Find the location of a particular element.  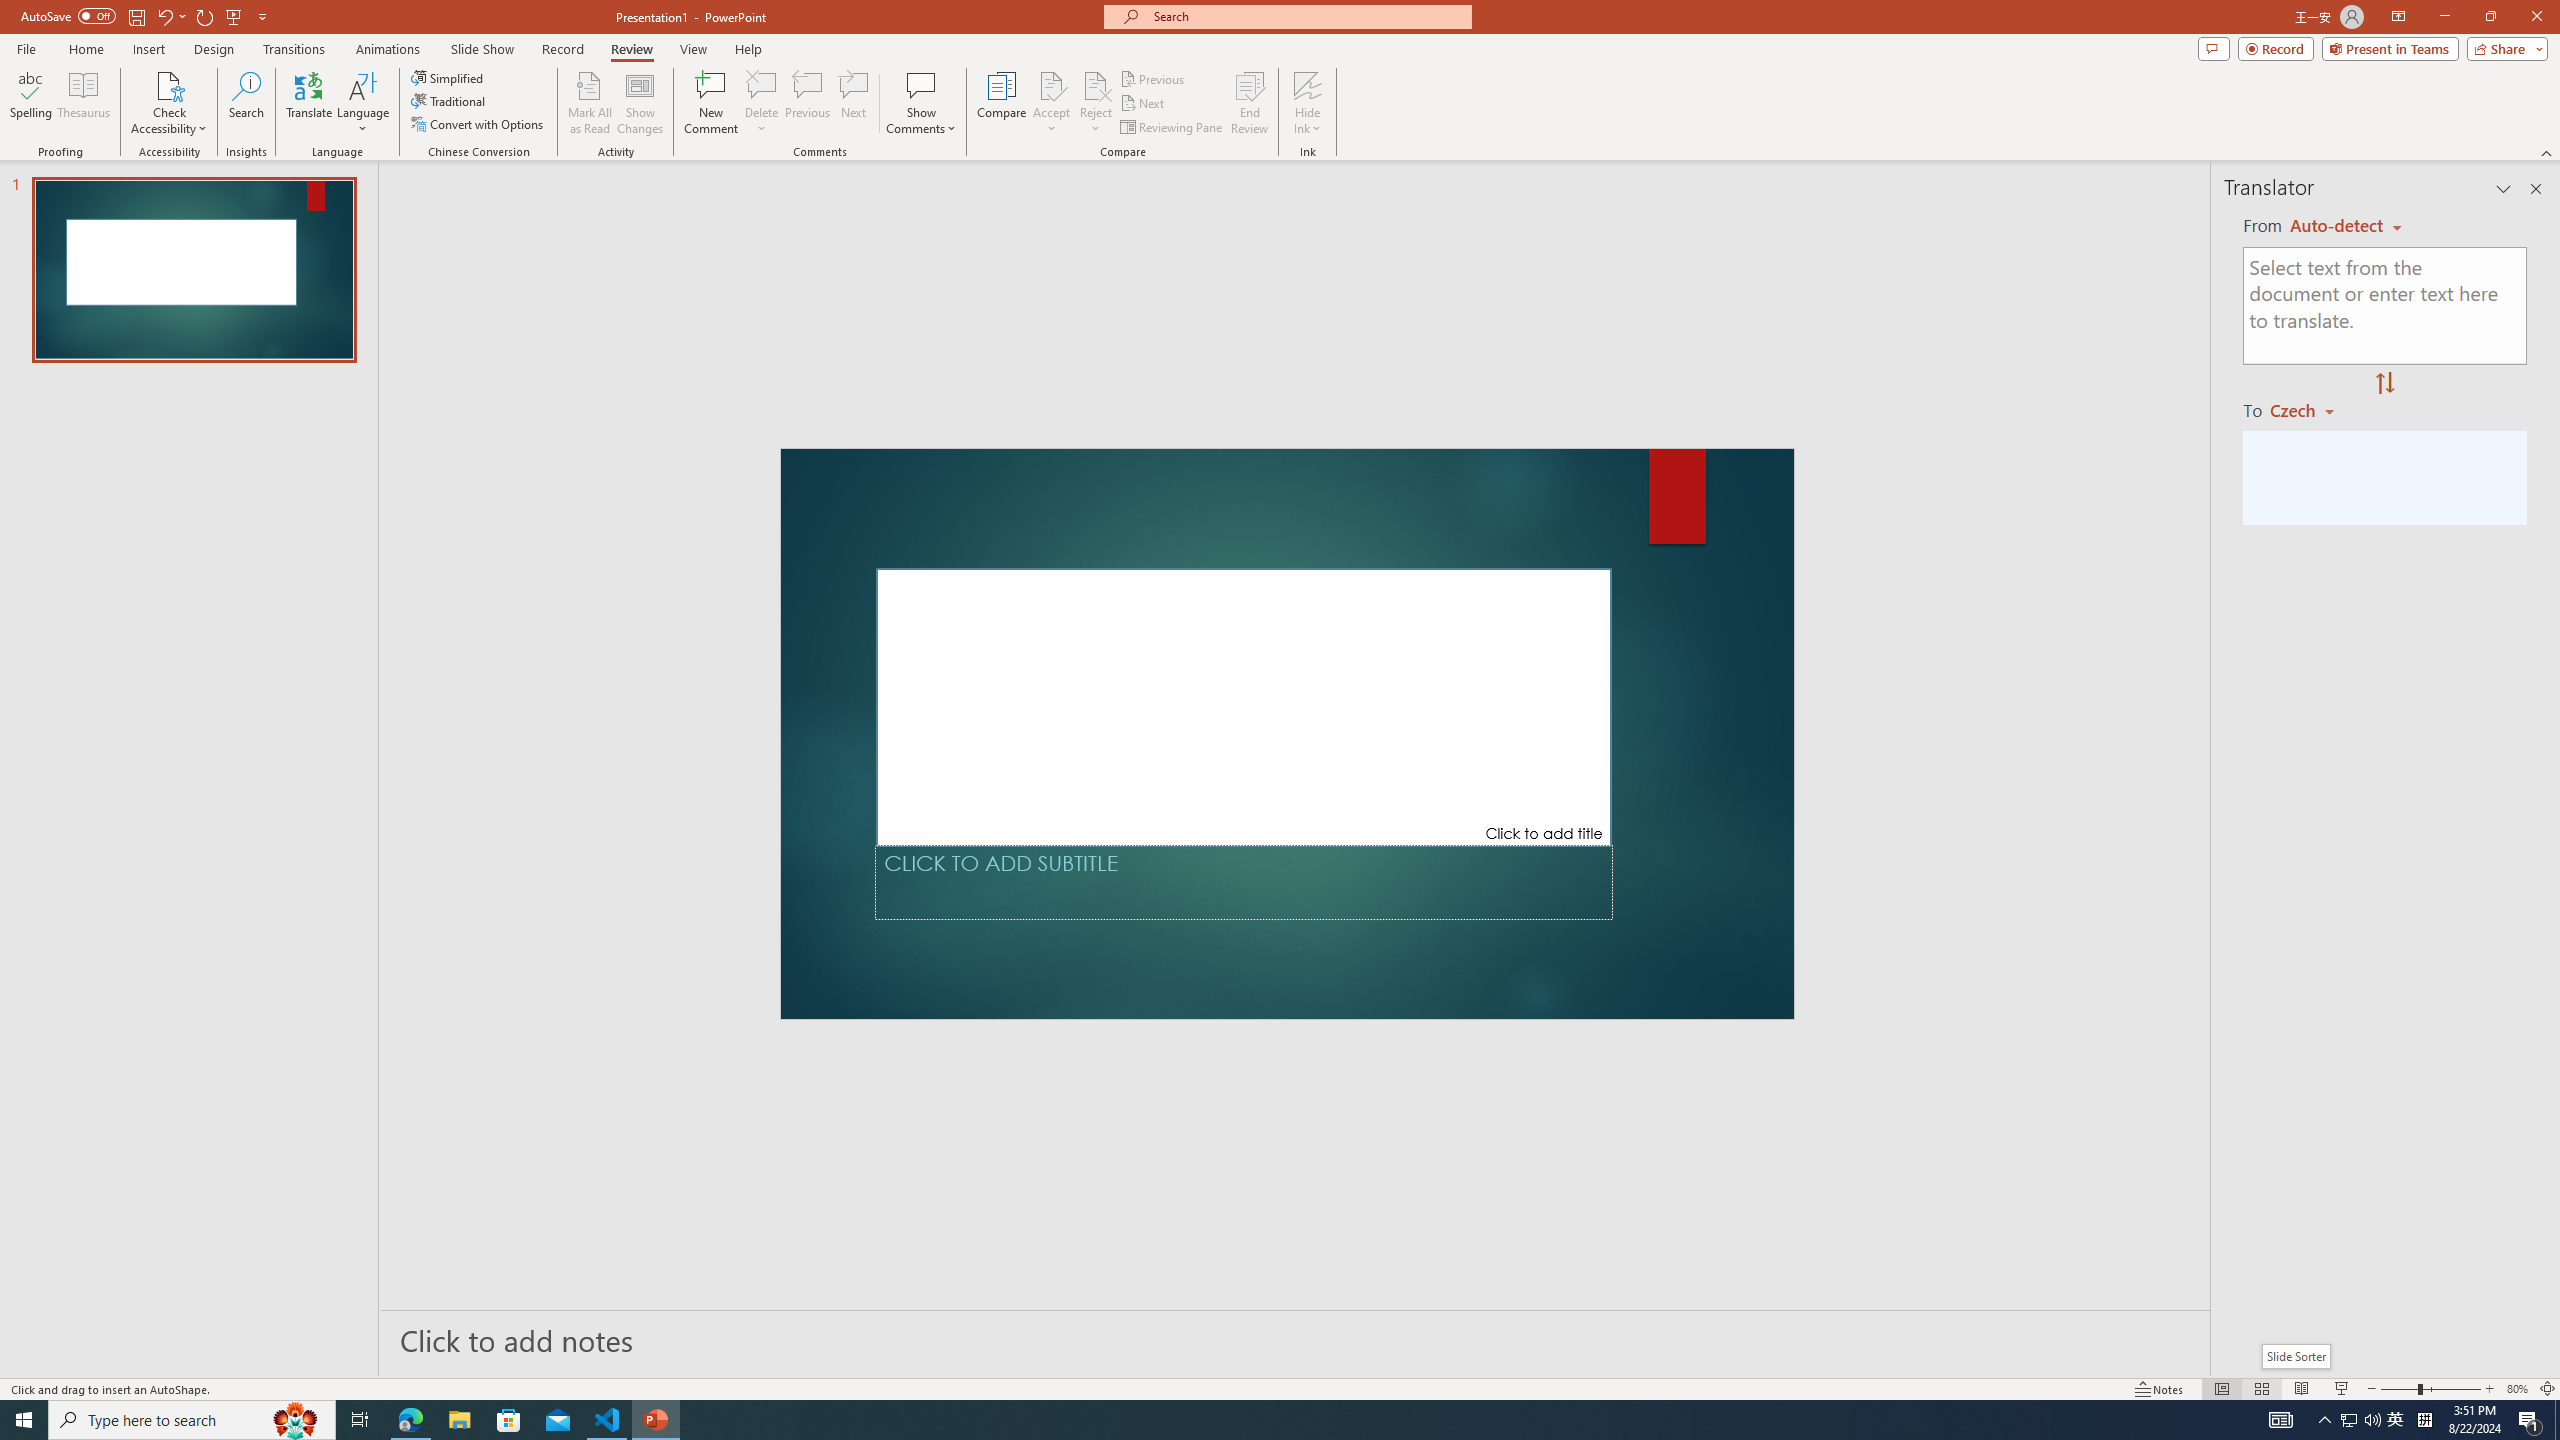

'Title TextBox' is located at coordinates (1243, 706).